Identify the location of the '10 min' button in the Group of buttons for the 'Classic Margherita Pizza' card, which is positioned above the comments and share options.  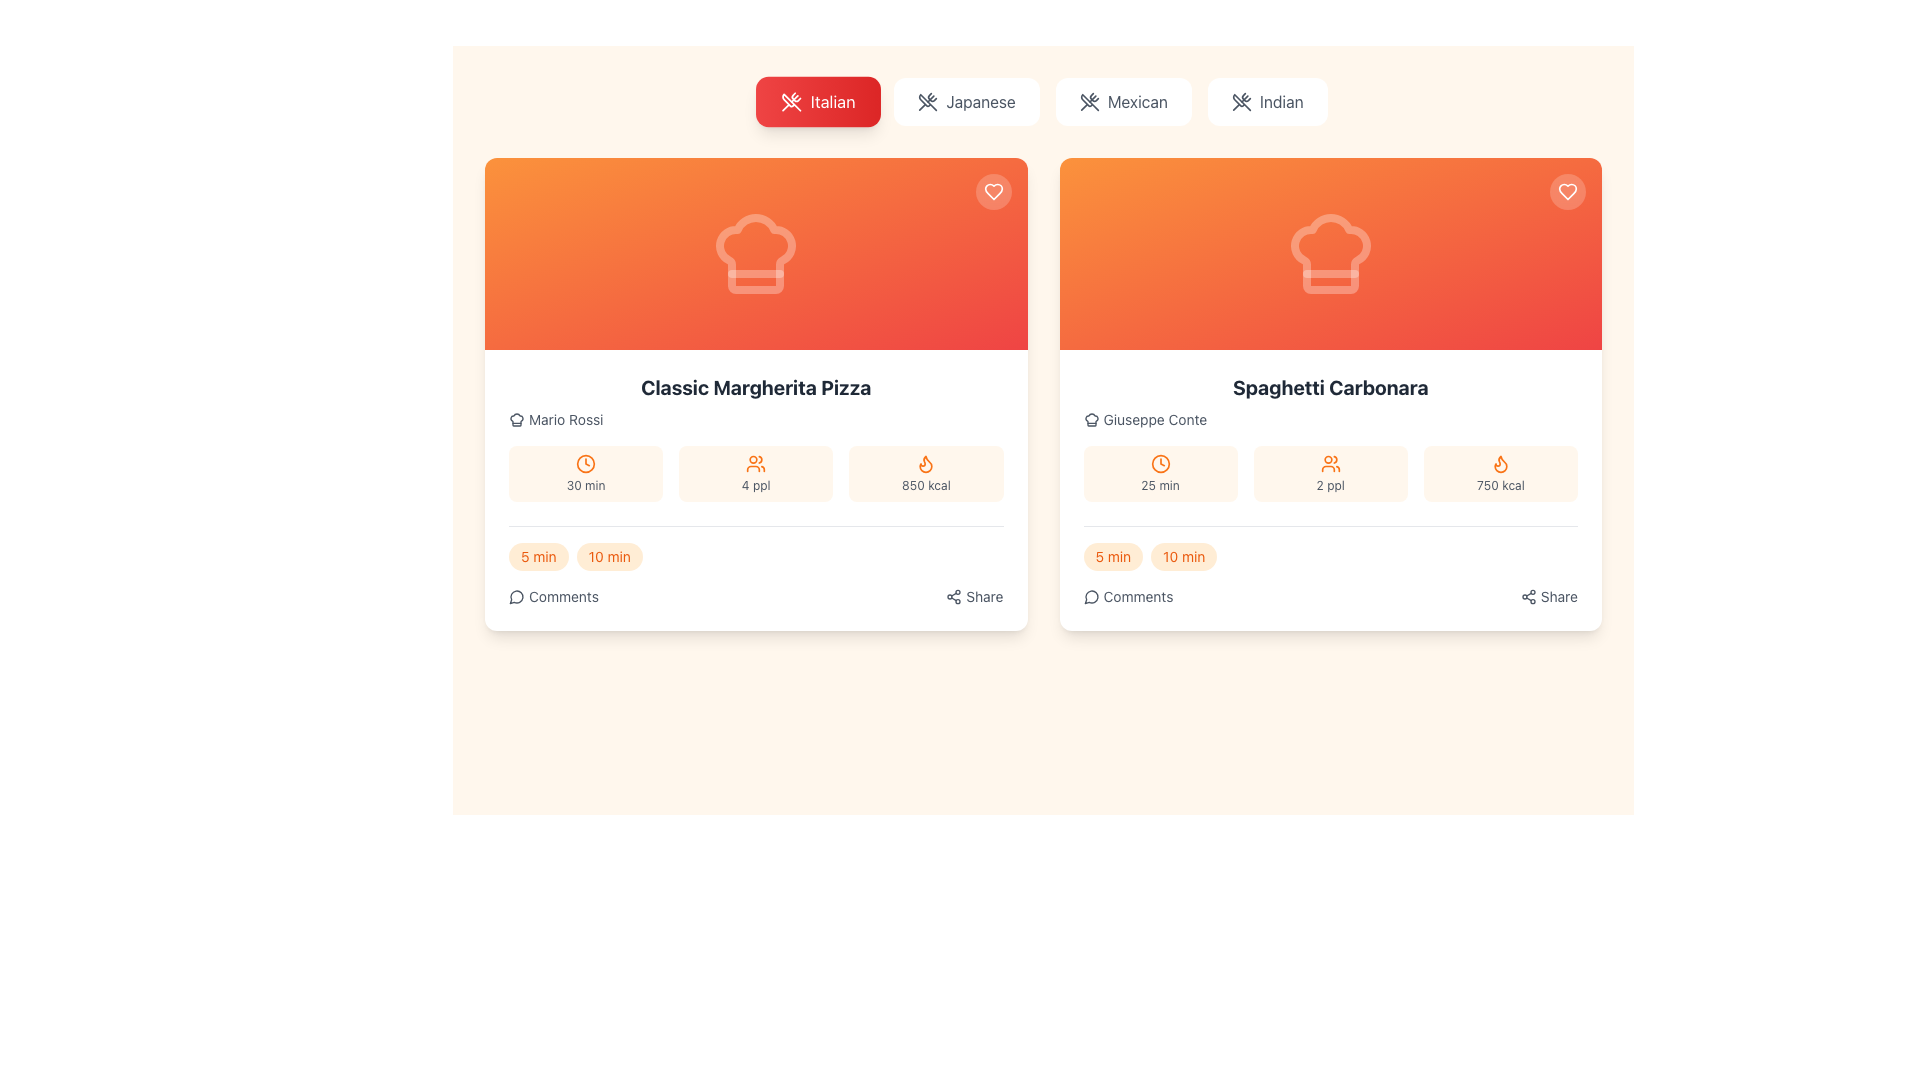
(755, 556).